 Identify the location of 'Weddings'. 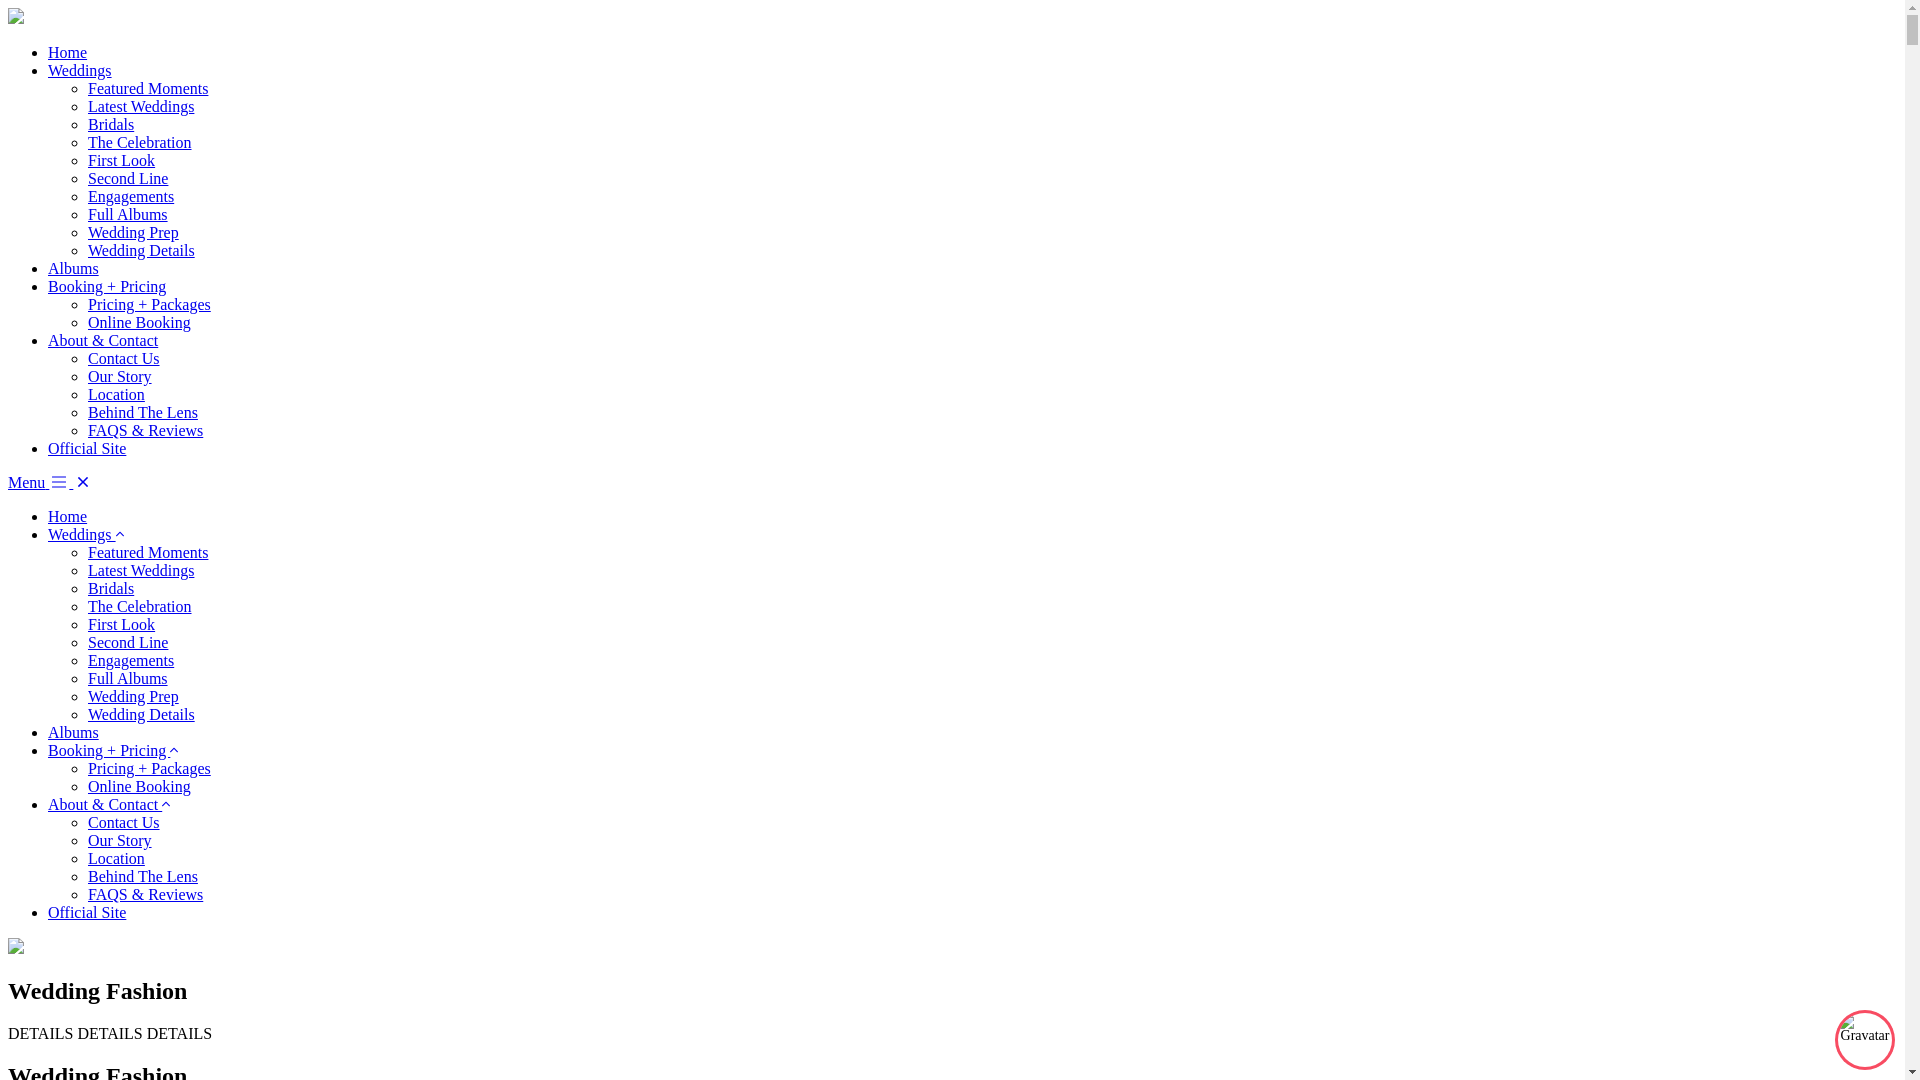
(80, 533).